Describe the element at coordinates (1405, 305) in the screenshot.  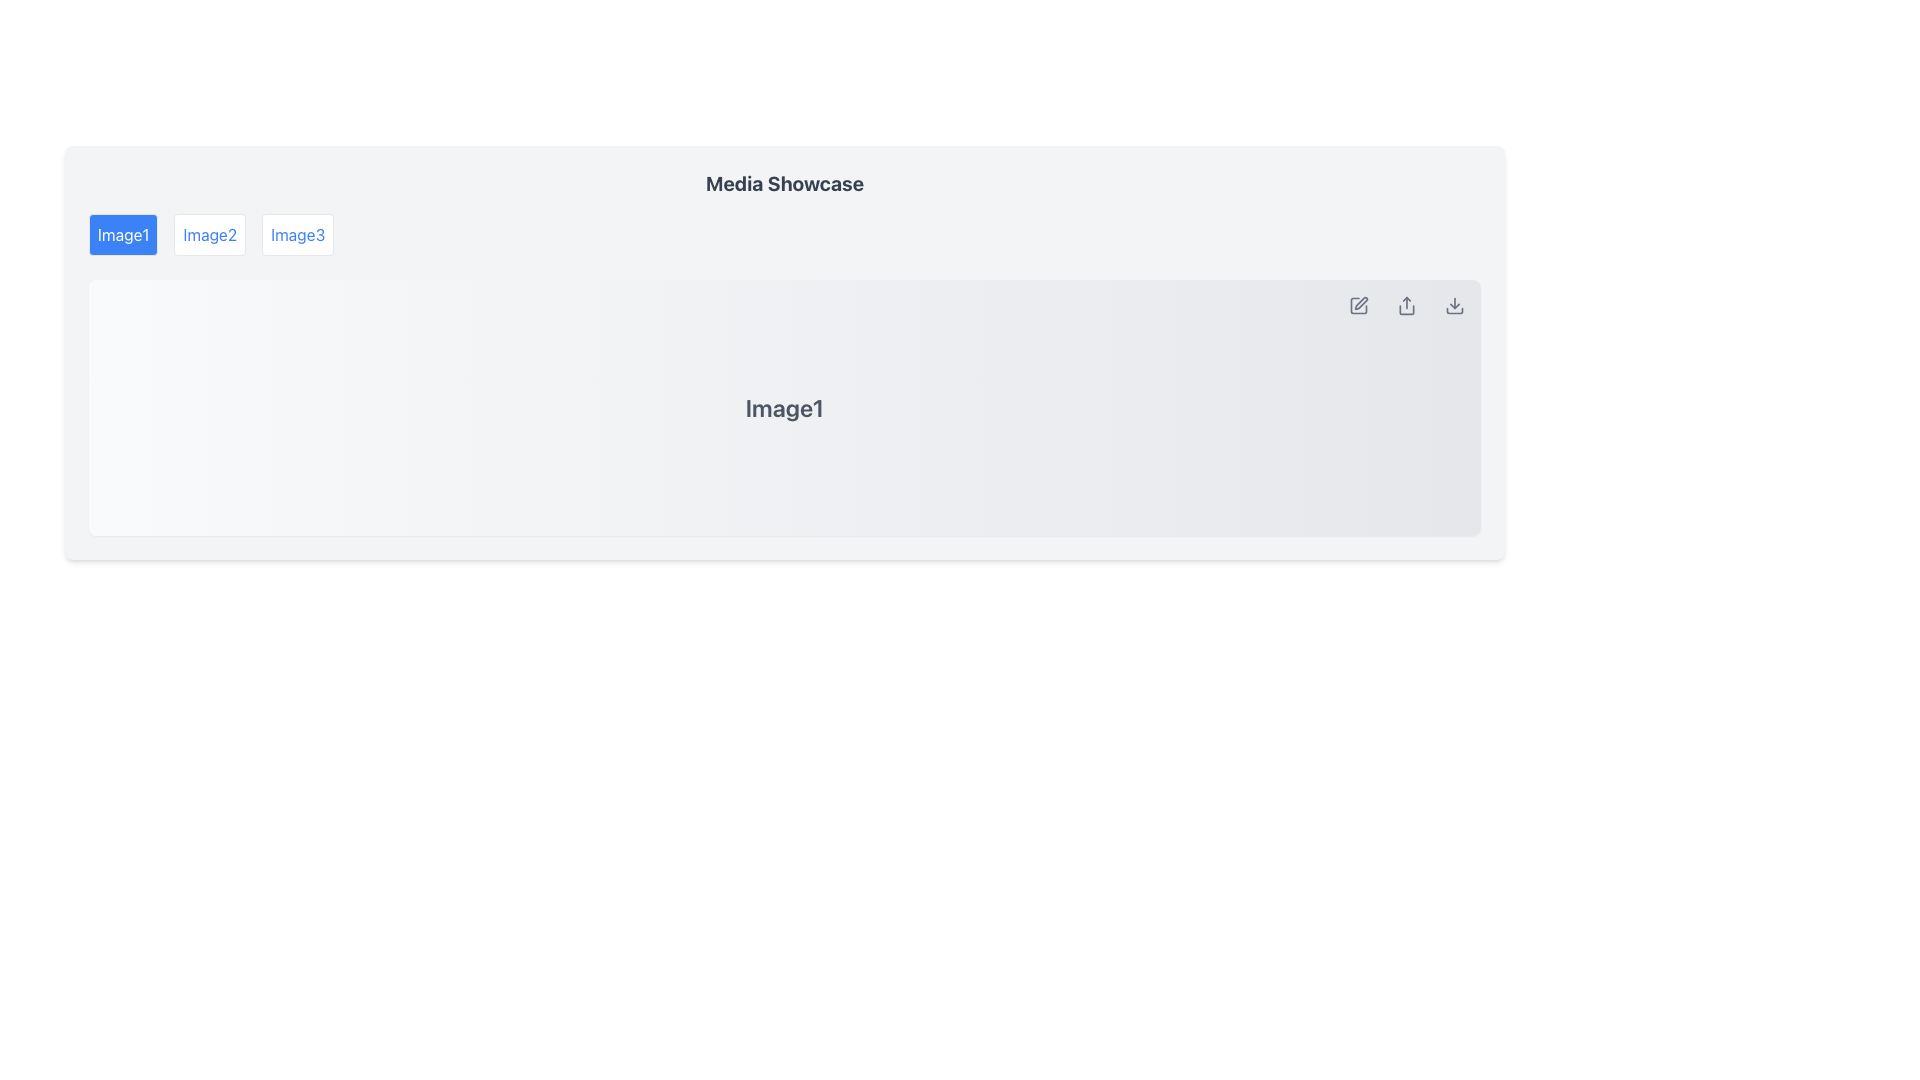
I see `the share button located in the top right corner of the content area, which is the second icon from the right in a row of icons, to share the content` at that location.